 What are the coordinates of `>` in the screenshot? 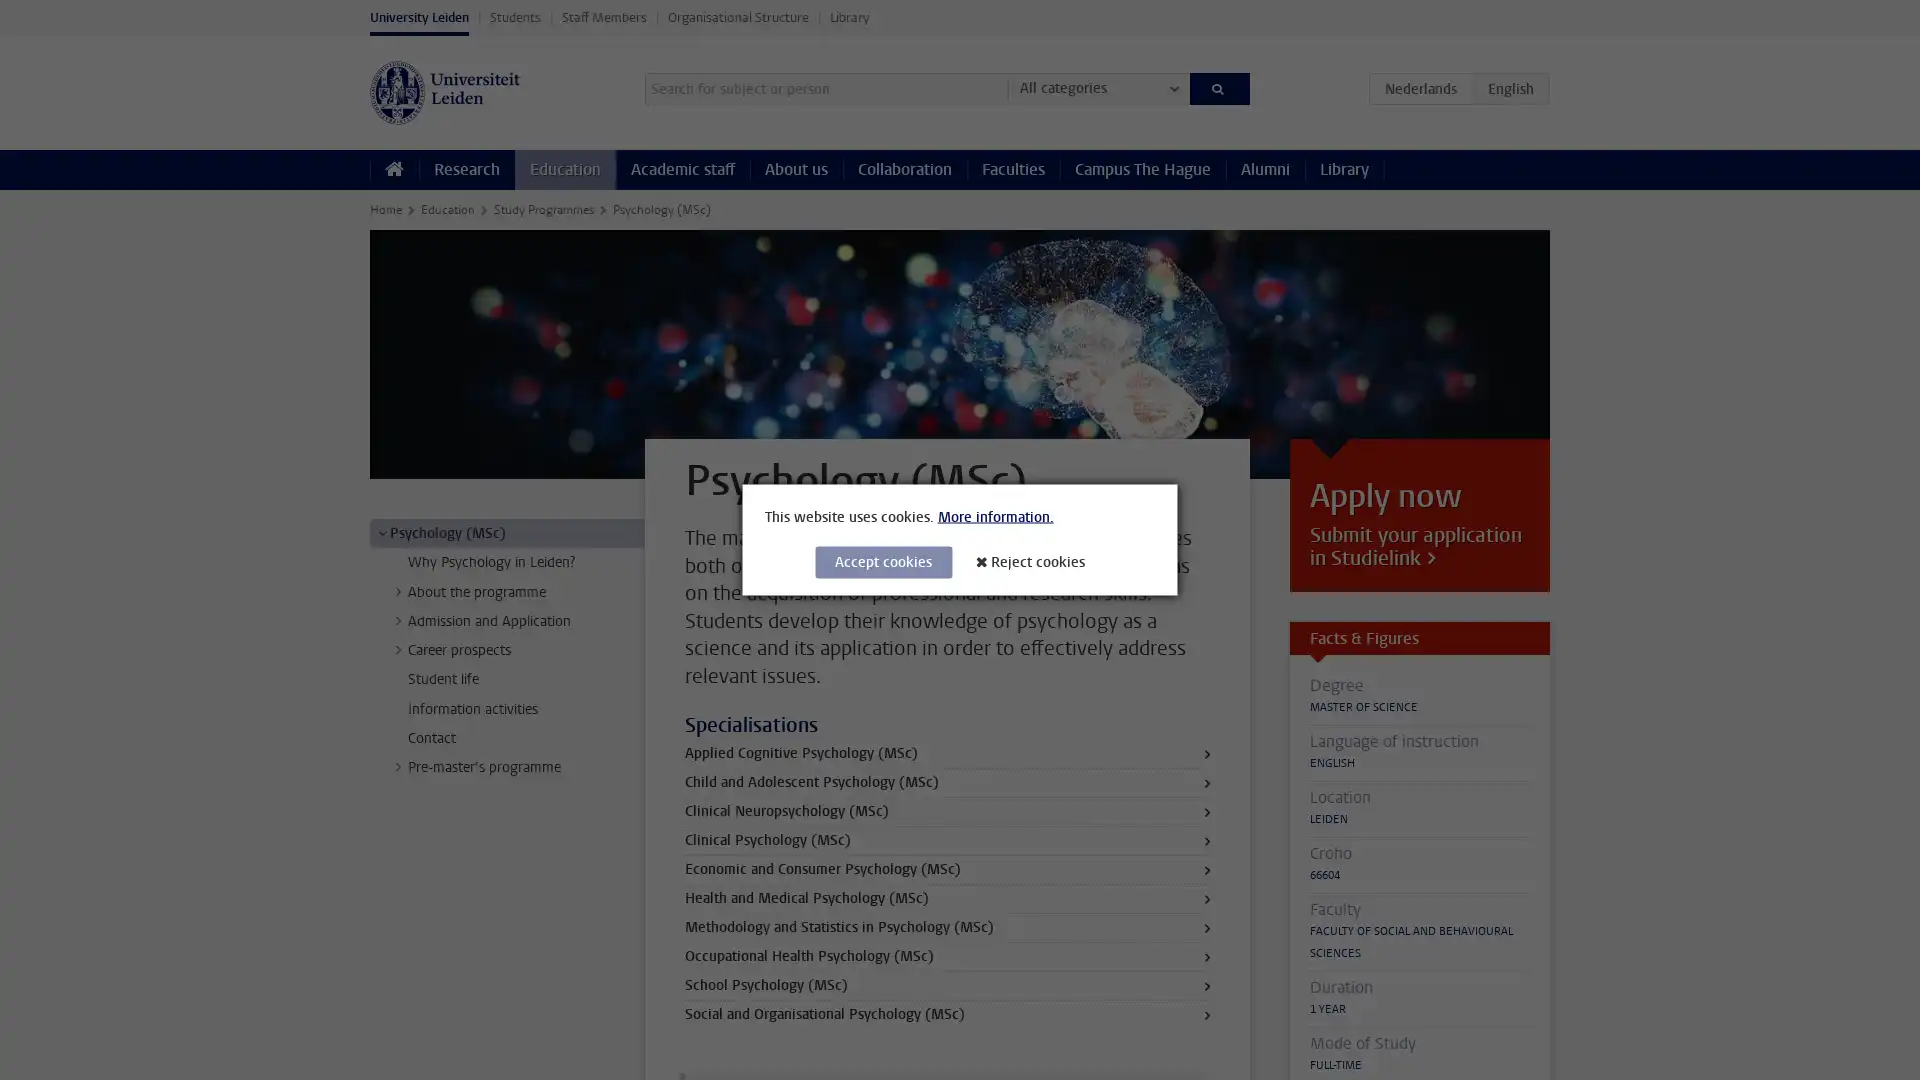 It's located at (382, 531).